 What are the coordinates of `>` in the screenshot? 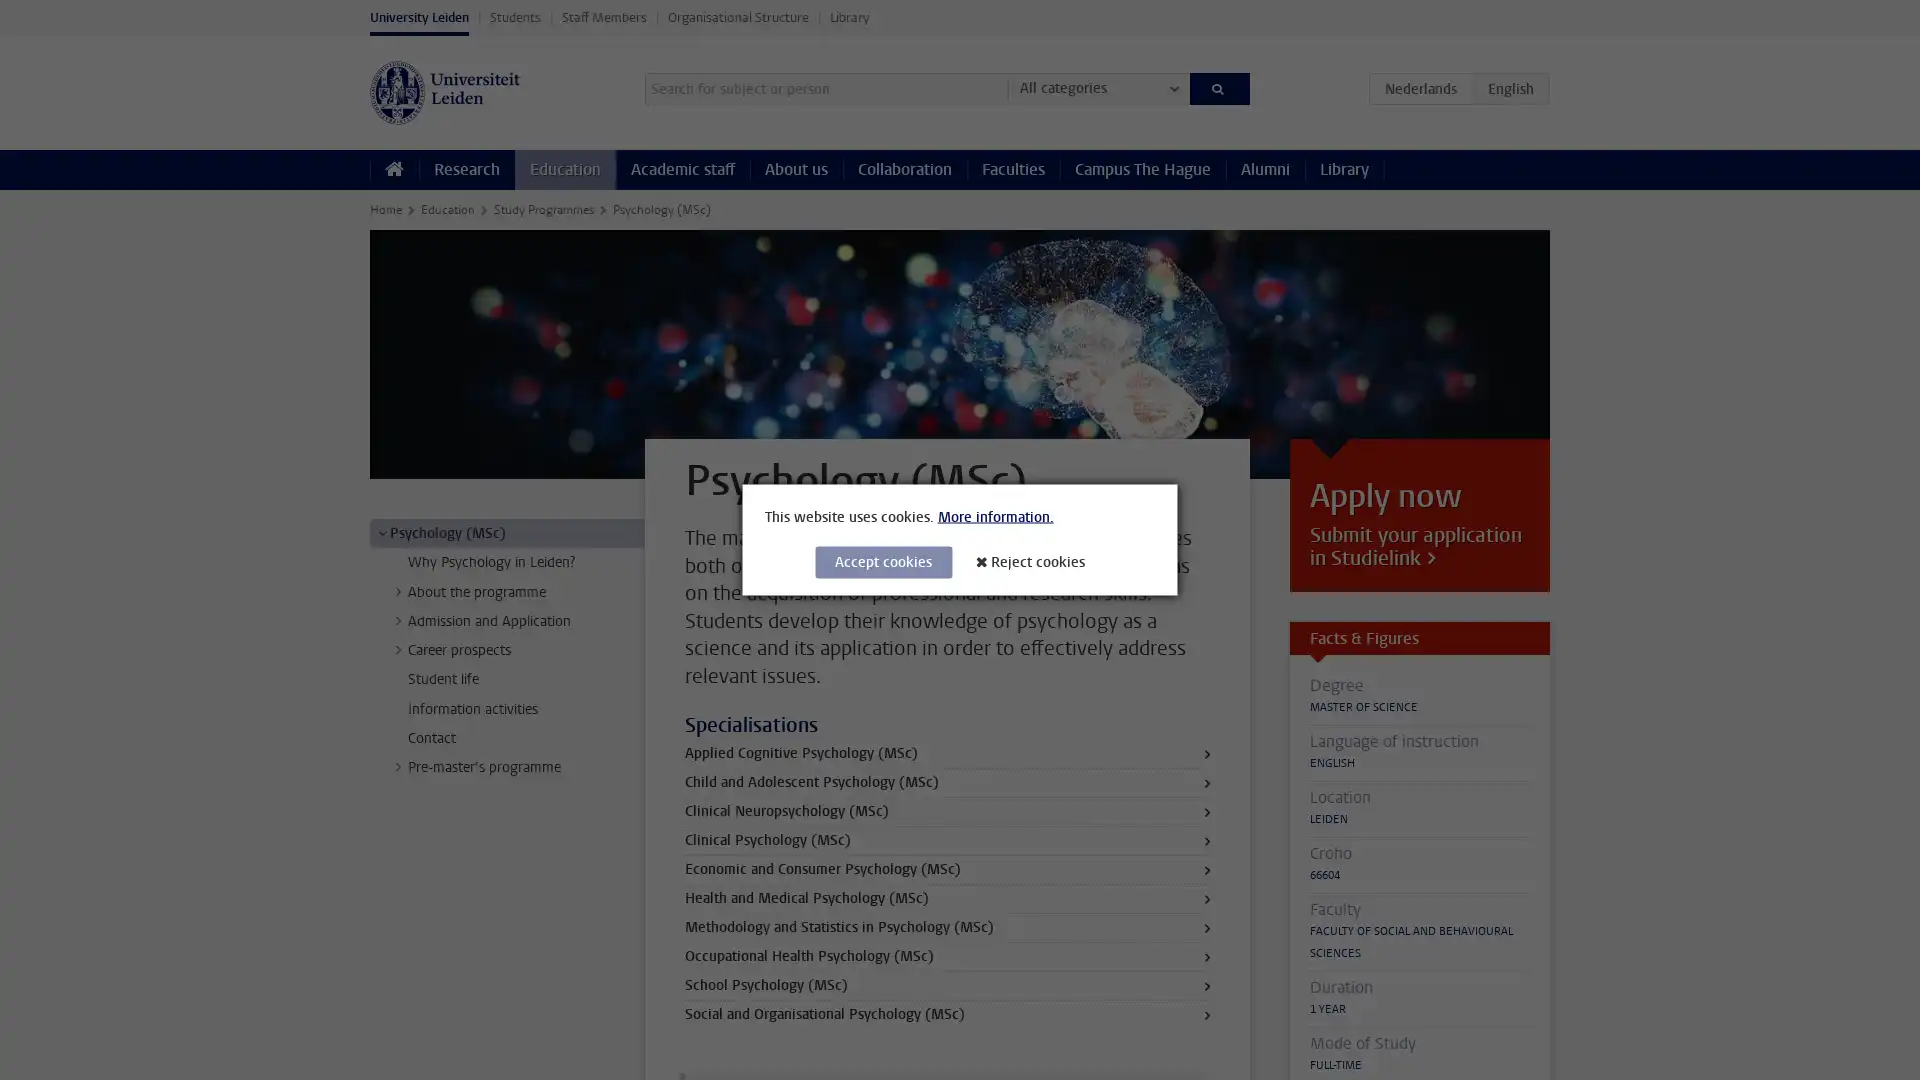 It's located at (382, 531).